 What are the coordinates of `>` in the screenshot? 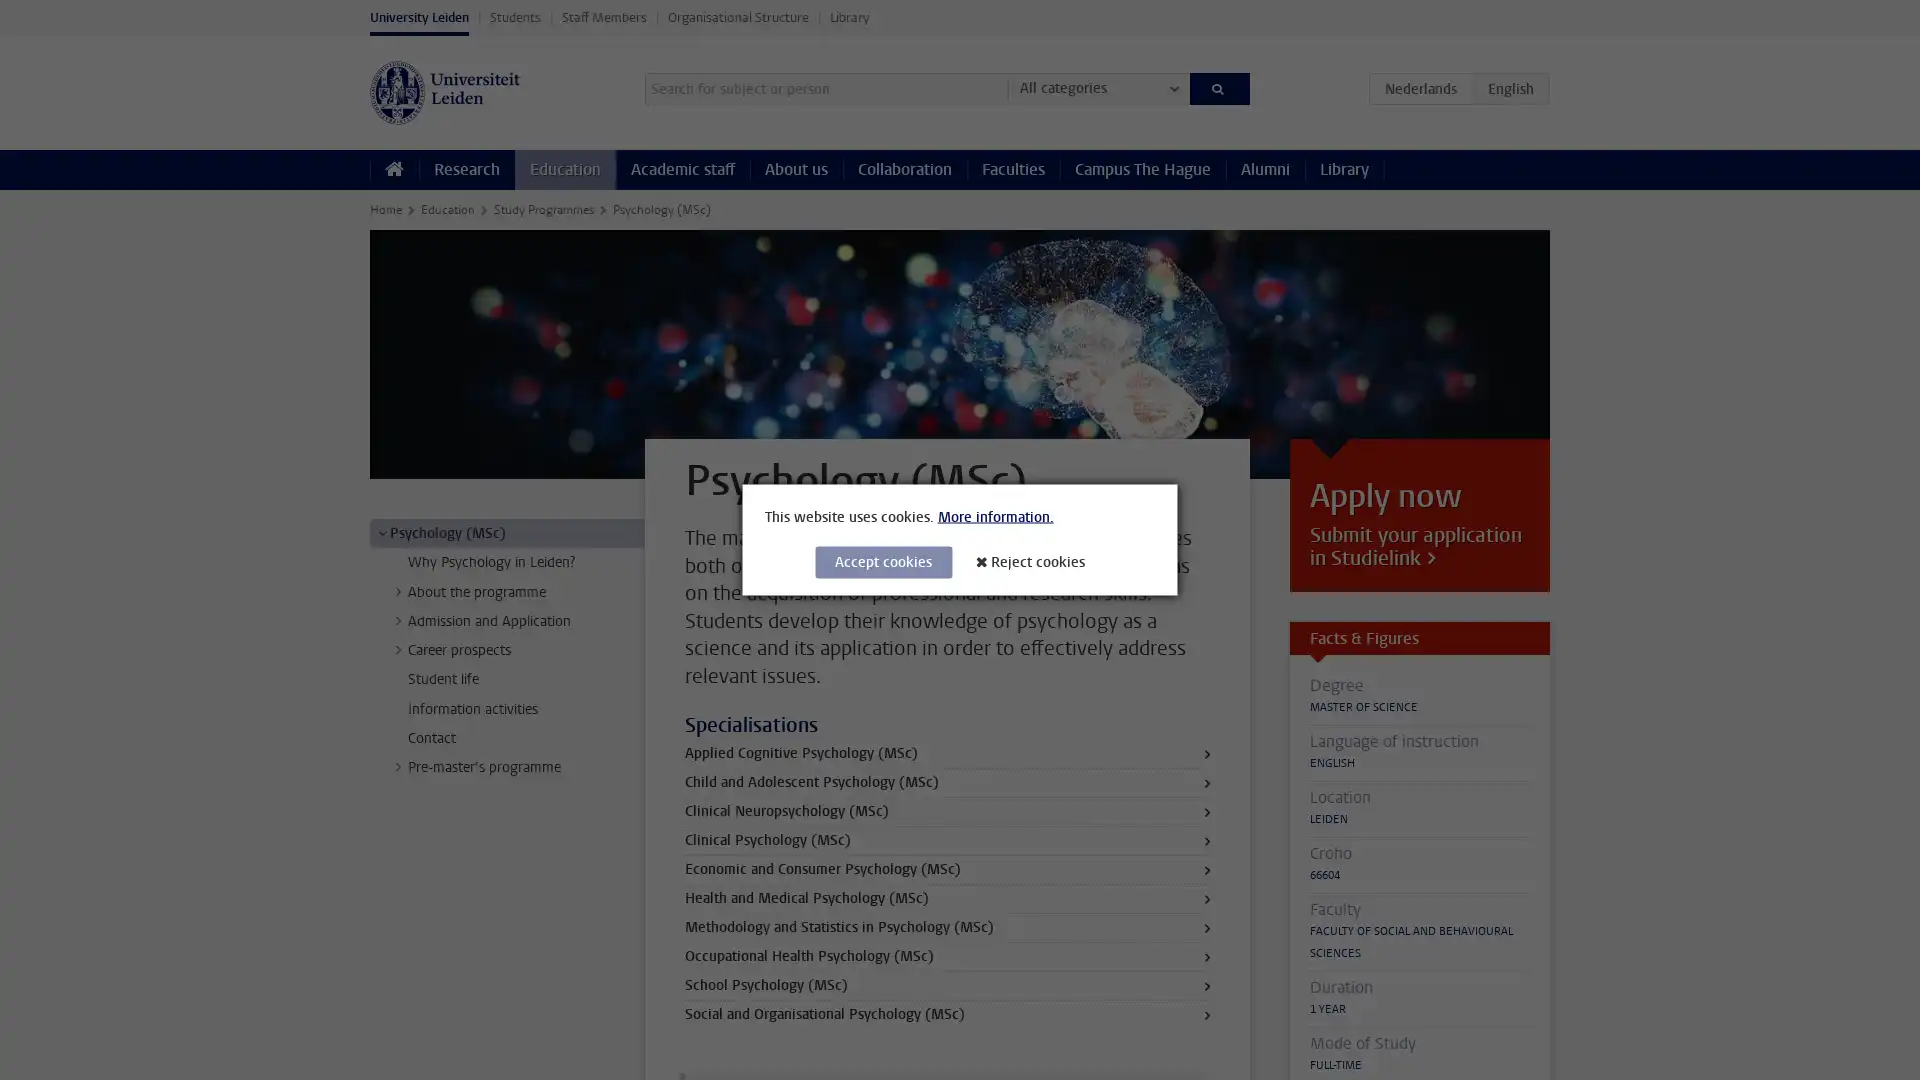 It's located at (382, 531).